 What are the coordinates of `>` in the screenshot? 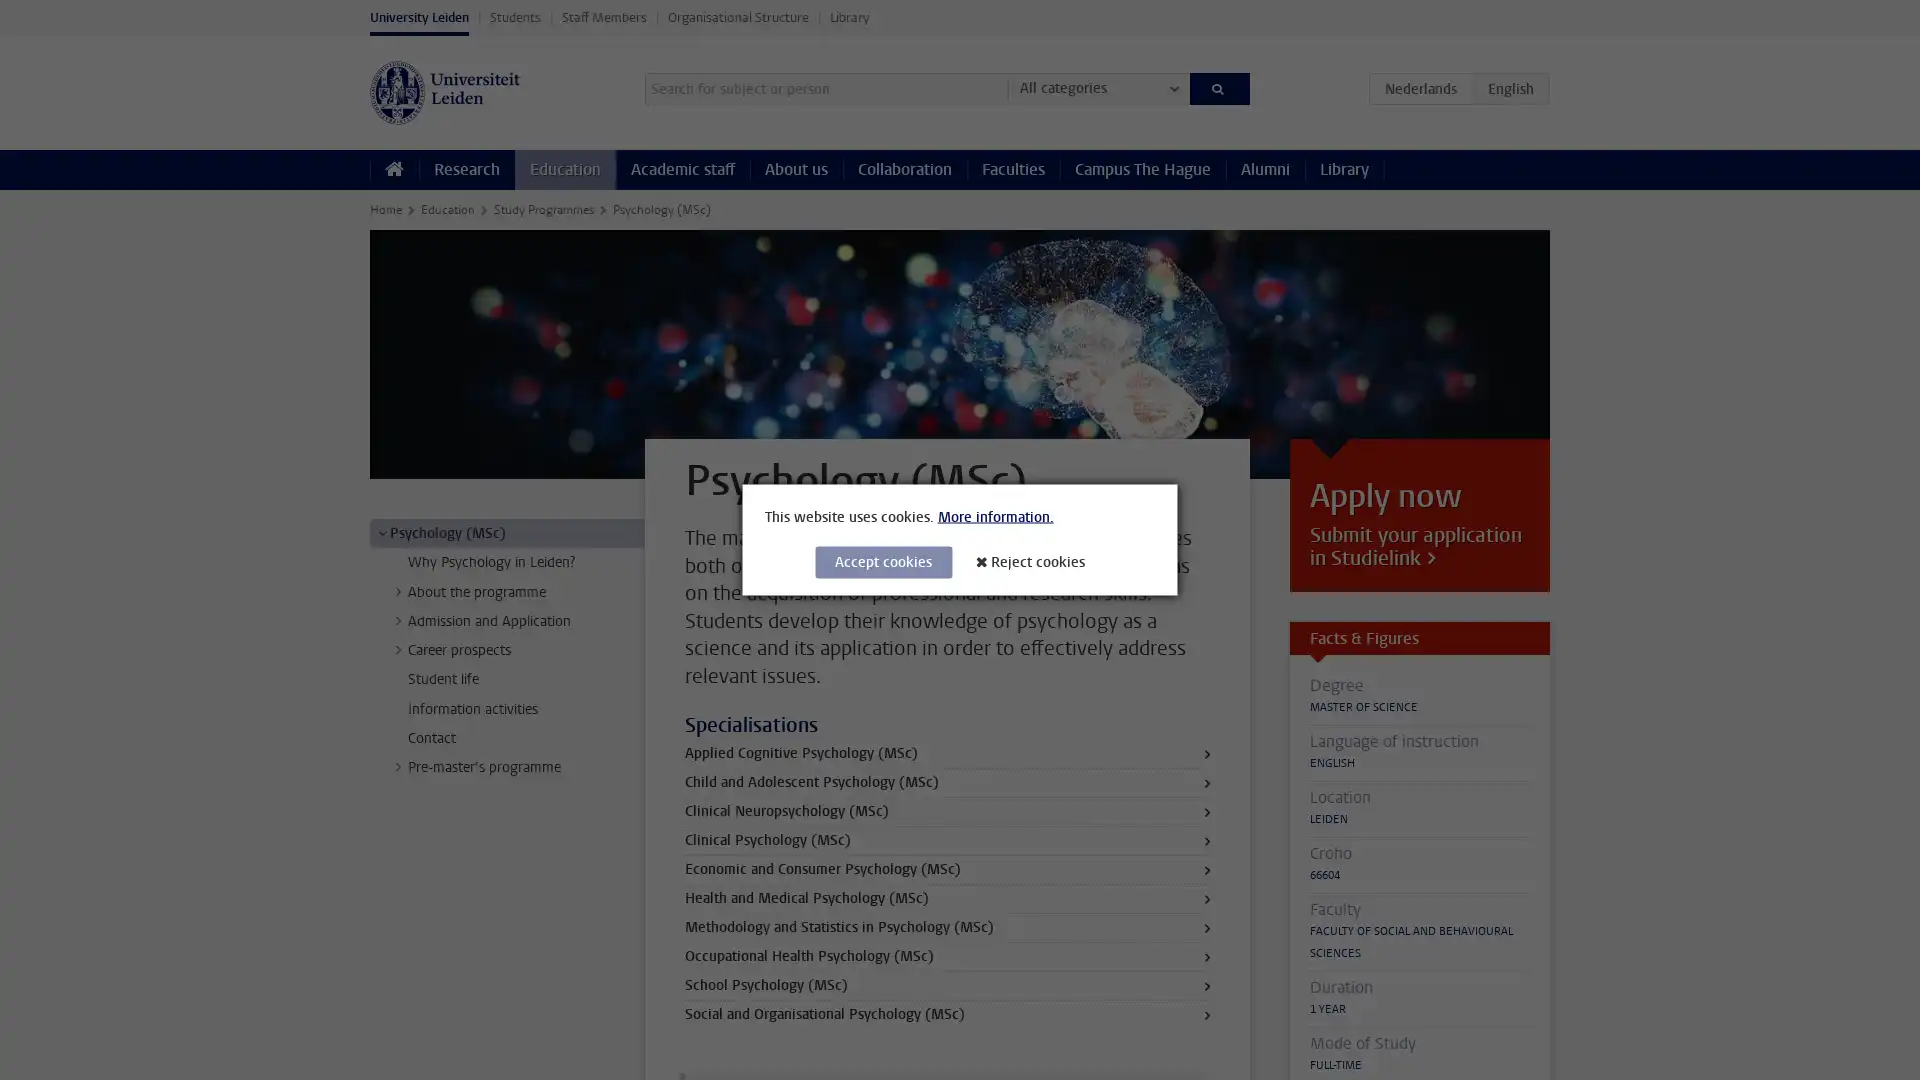 It's located at (382, 531).